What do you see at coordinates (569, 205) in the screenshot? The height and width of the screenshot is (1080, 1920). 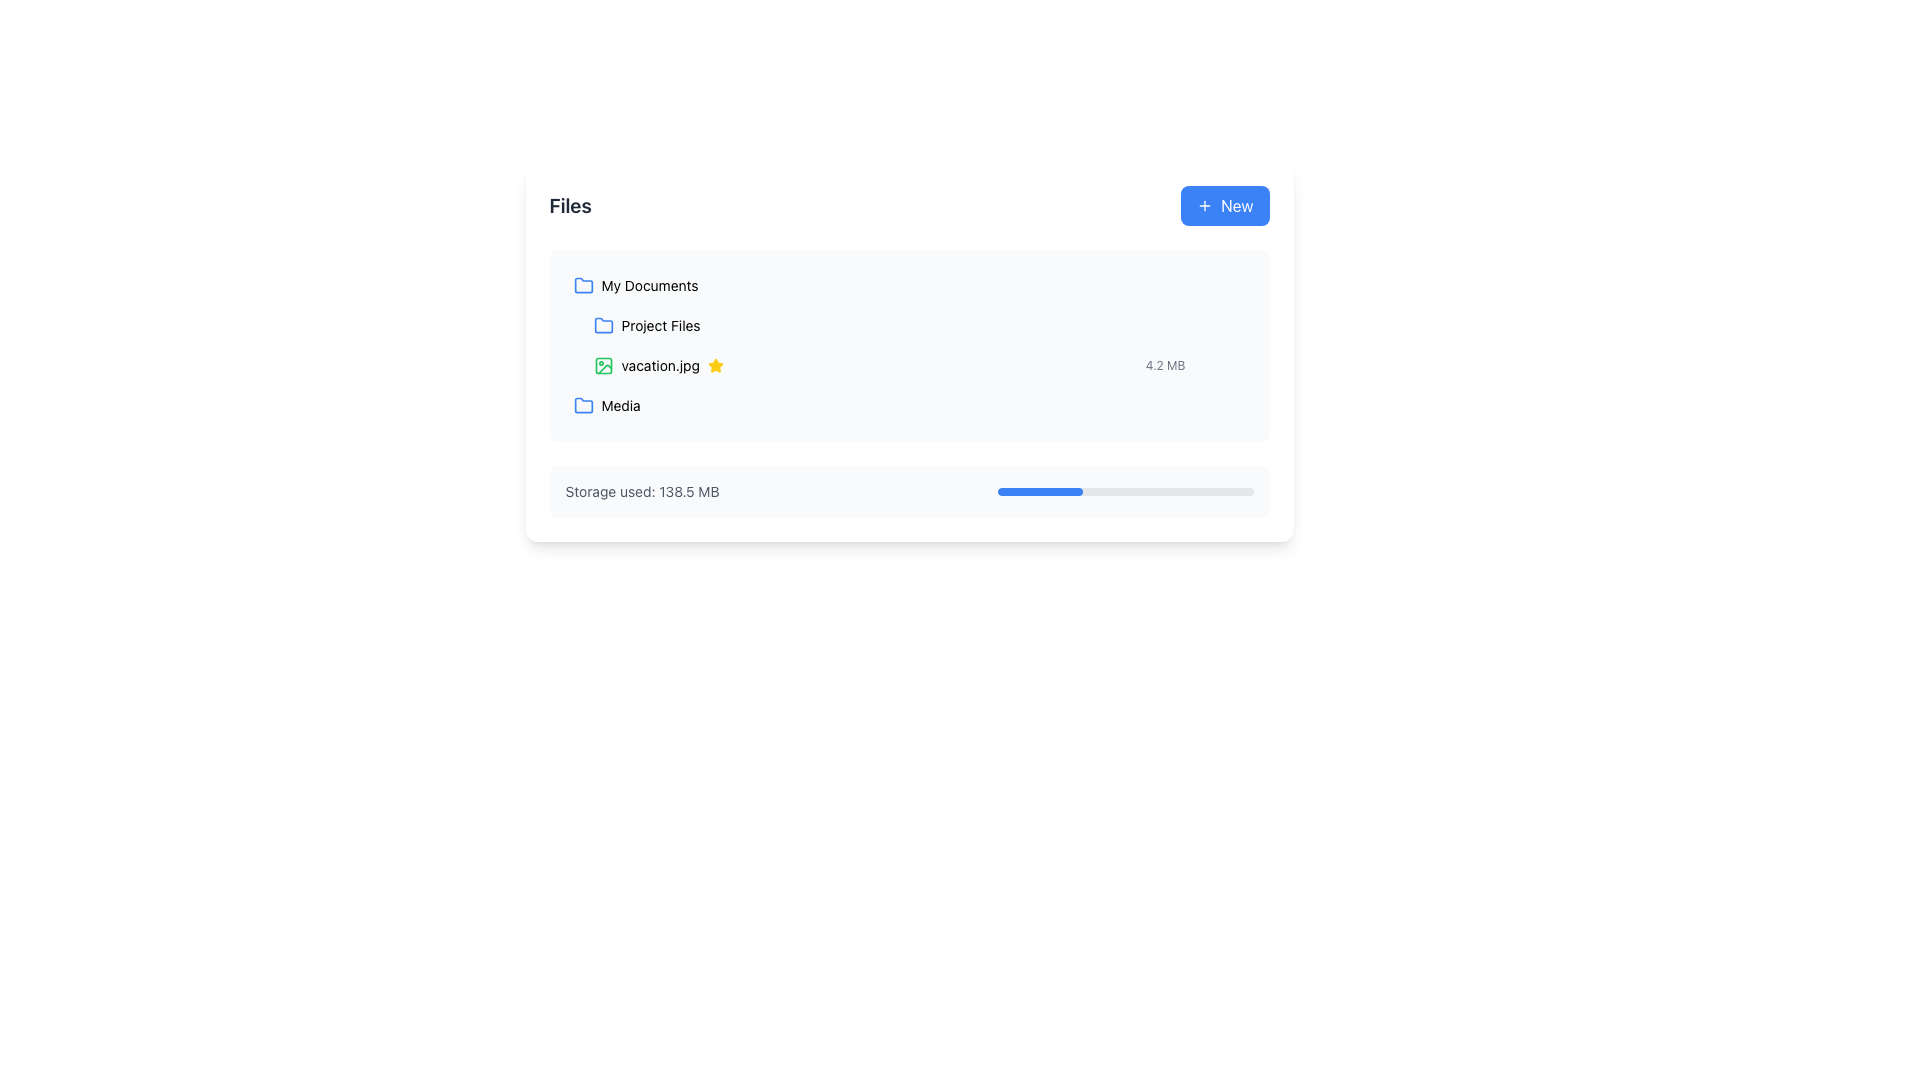 I see `text displayed in the Text Label that serves as a title or header for the files section, located at the far left of the top bar before the 'New' button` at bounding box center [569, 205].